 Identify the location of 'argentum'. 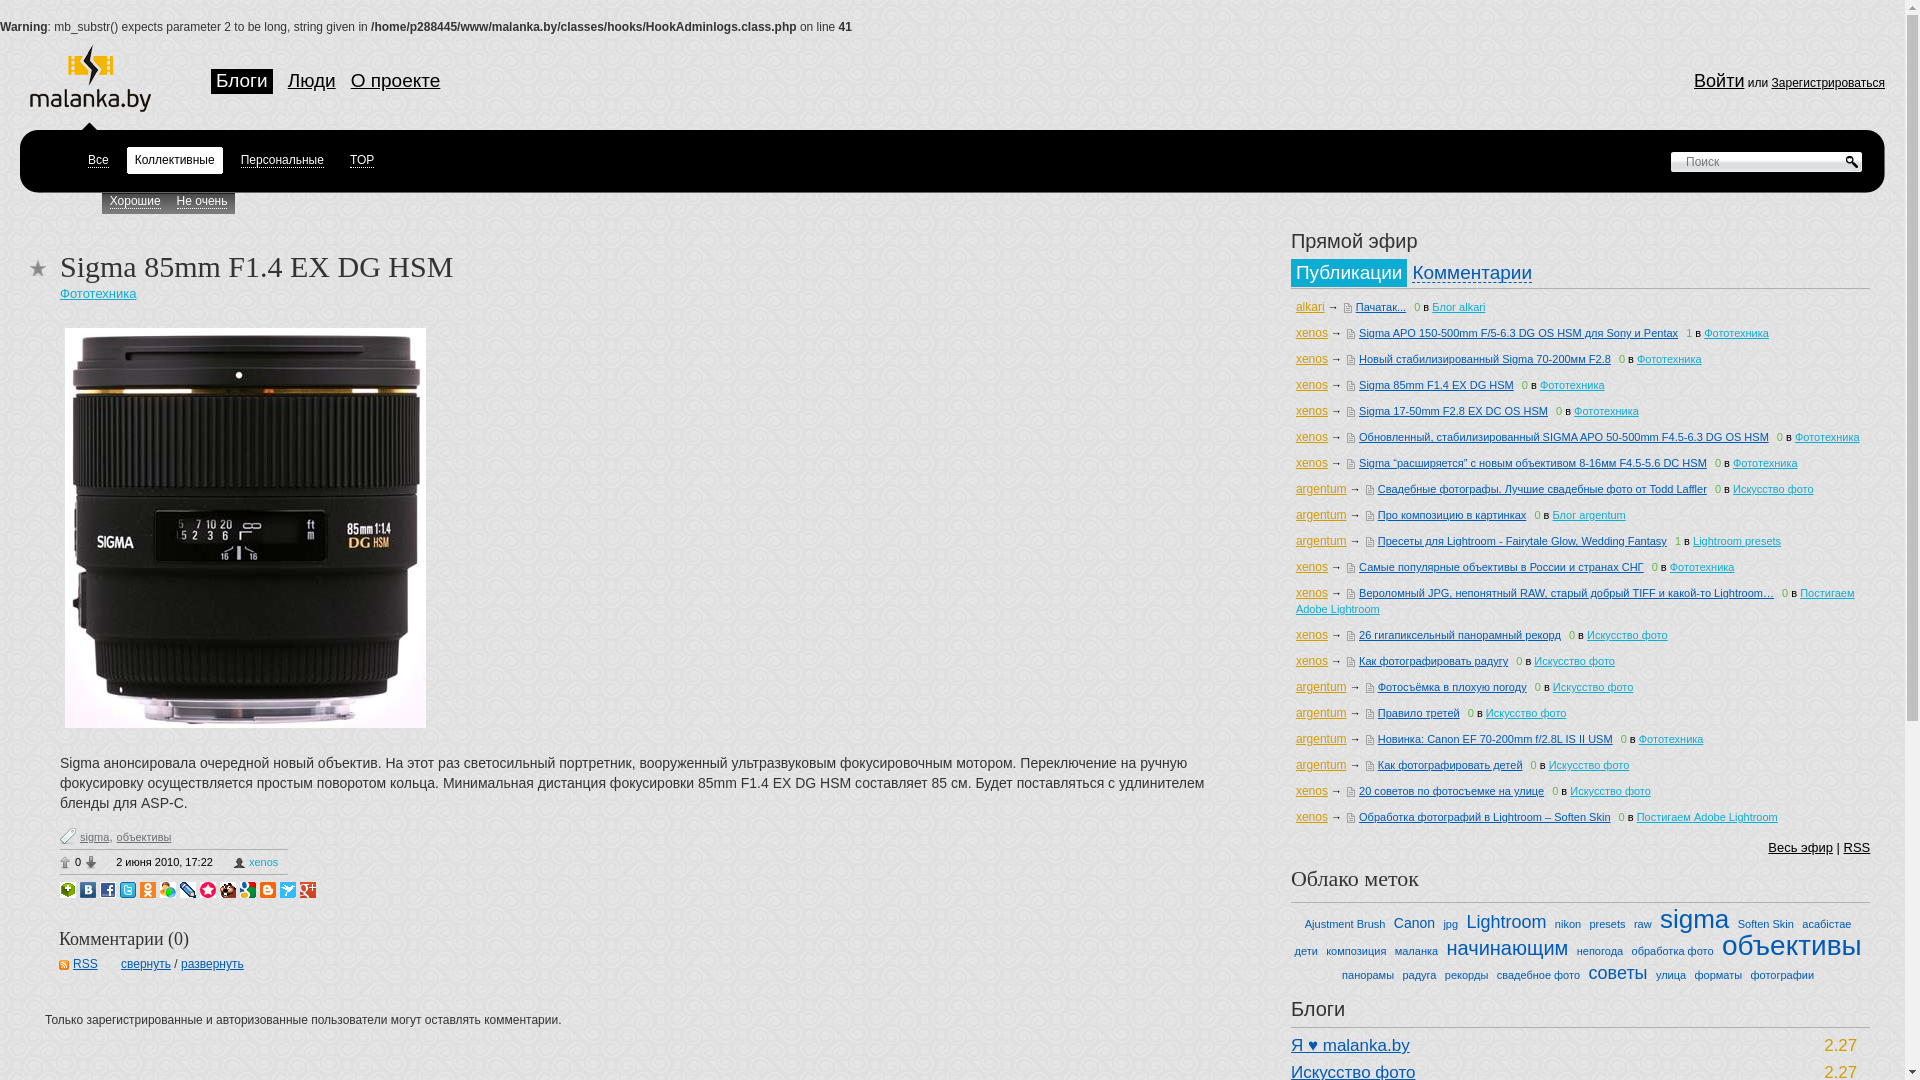
(1321, 685).